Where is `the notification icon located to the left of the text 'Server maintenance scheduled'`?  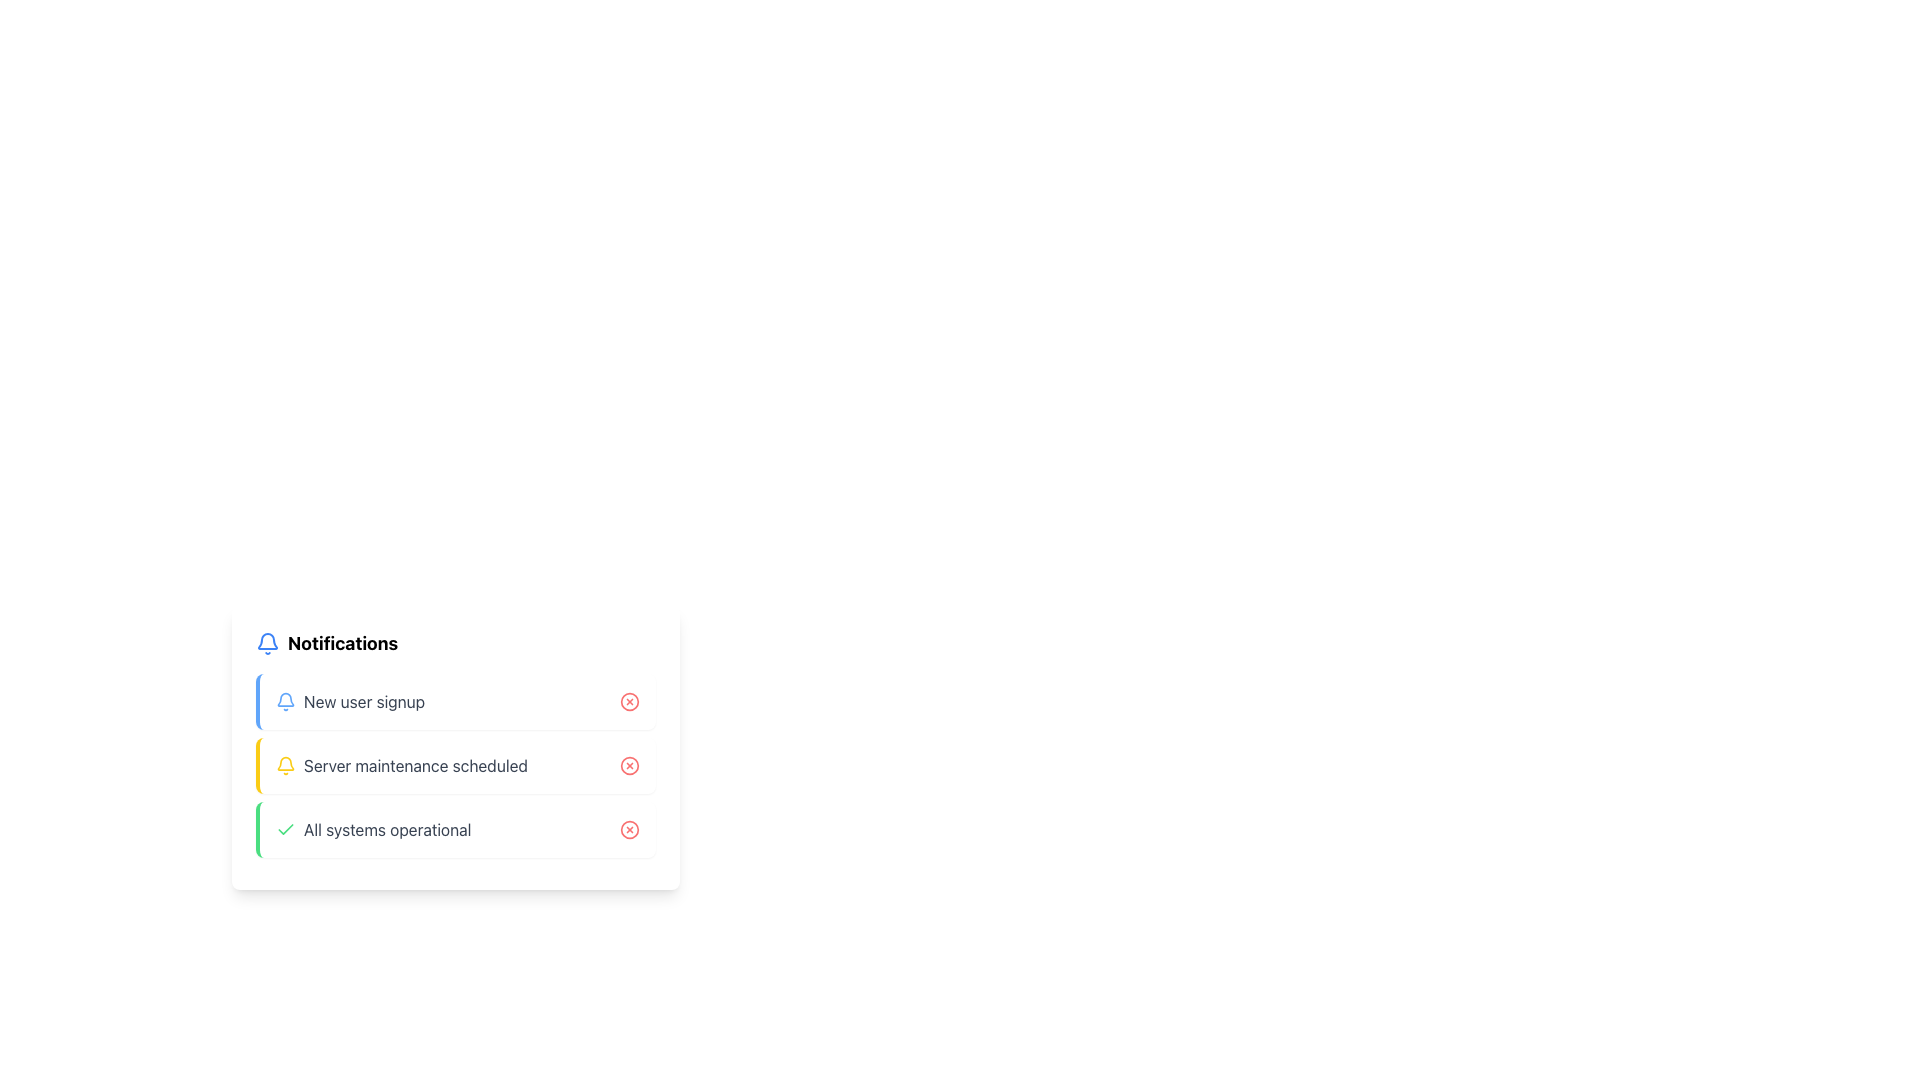 the notification icon located to the left of the text 'Server maintenance scheduled' is located at coordinates (285, 765).